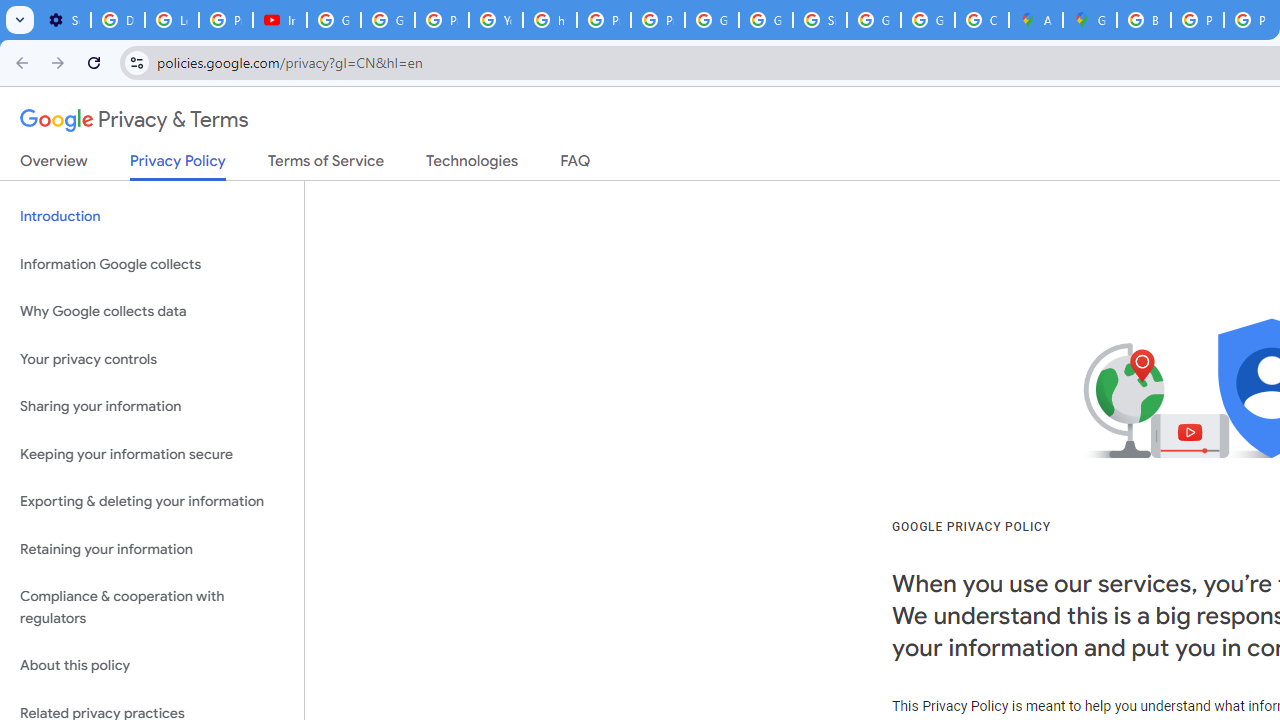  Describe the element at coordinates (134, 120) in the screenshot. I see `'Privacy & Terms'` at that location.